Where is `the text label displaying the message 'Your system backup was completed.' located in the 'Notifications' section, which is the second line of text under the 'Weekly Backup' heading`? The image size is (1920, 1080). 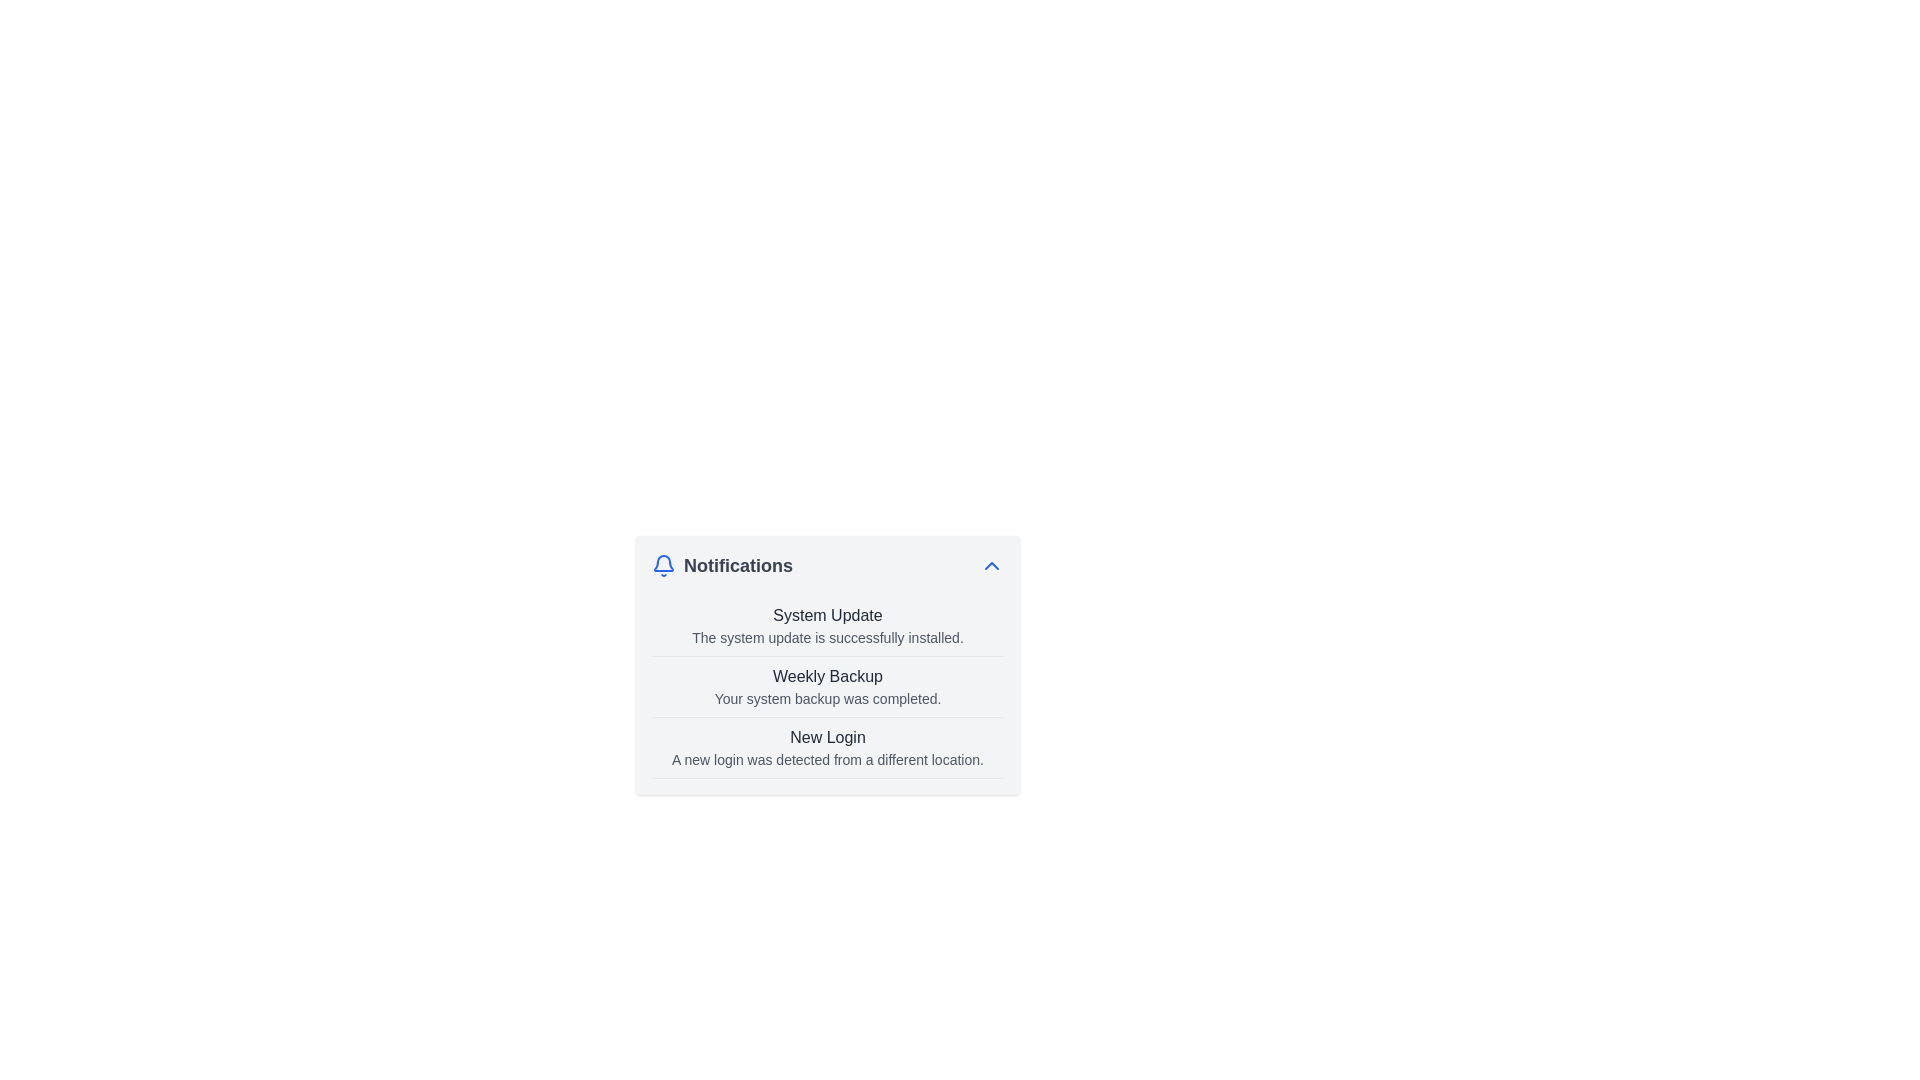 the text label displaying the message 'Your system backup was completed.' located in the 'Notifications' section, which is the second line of text under the 'Weekly Backup' heading is located at coordinates (828, 697).